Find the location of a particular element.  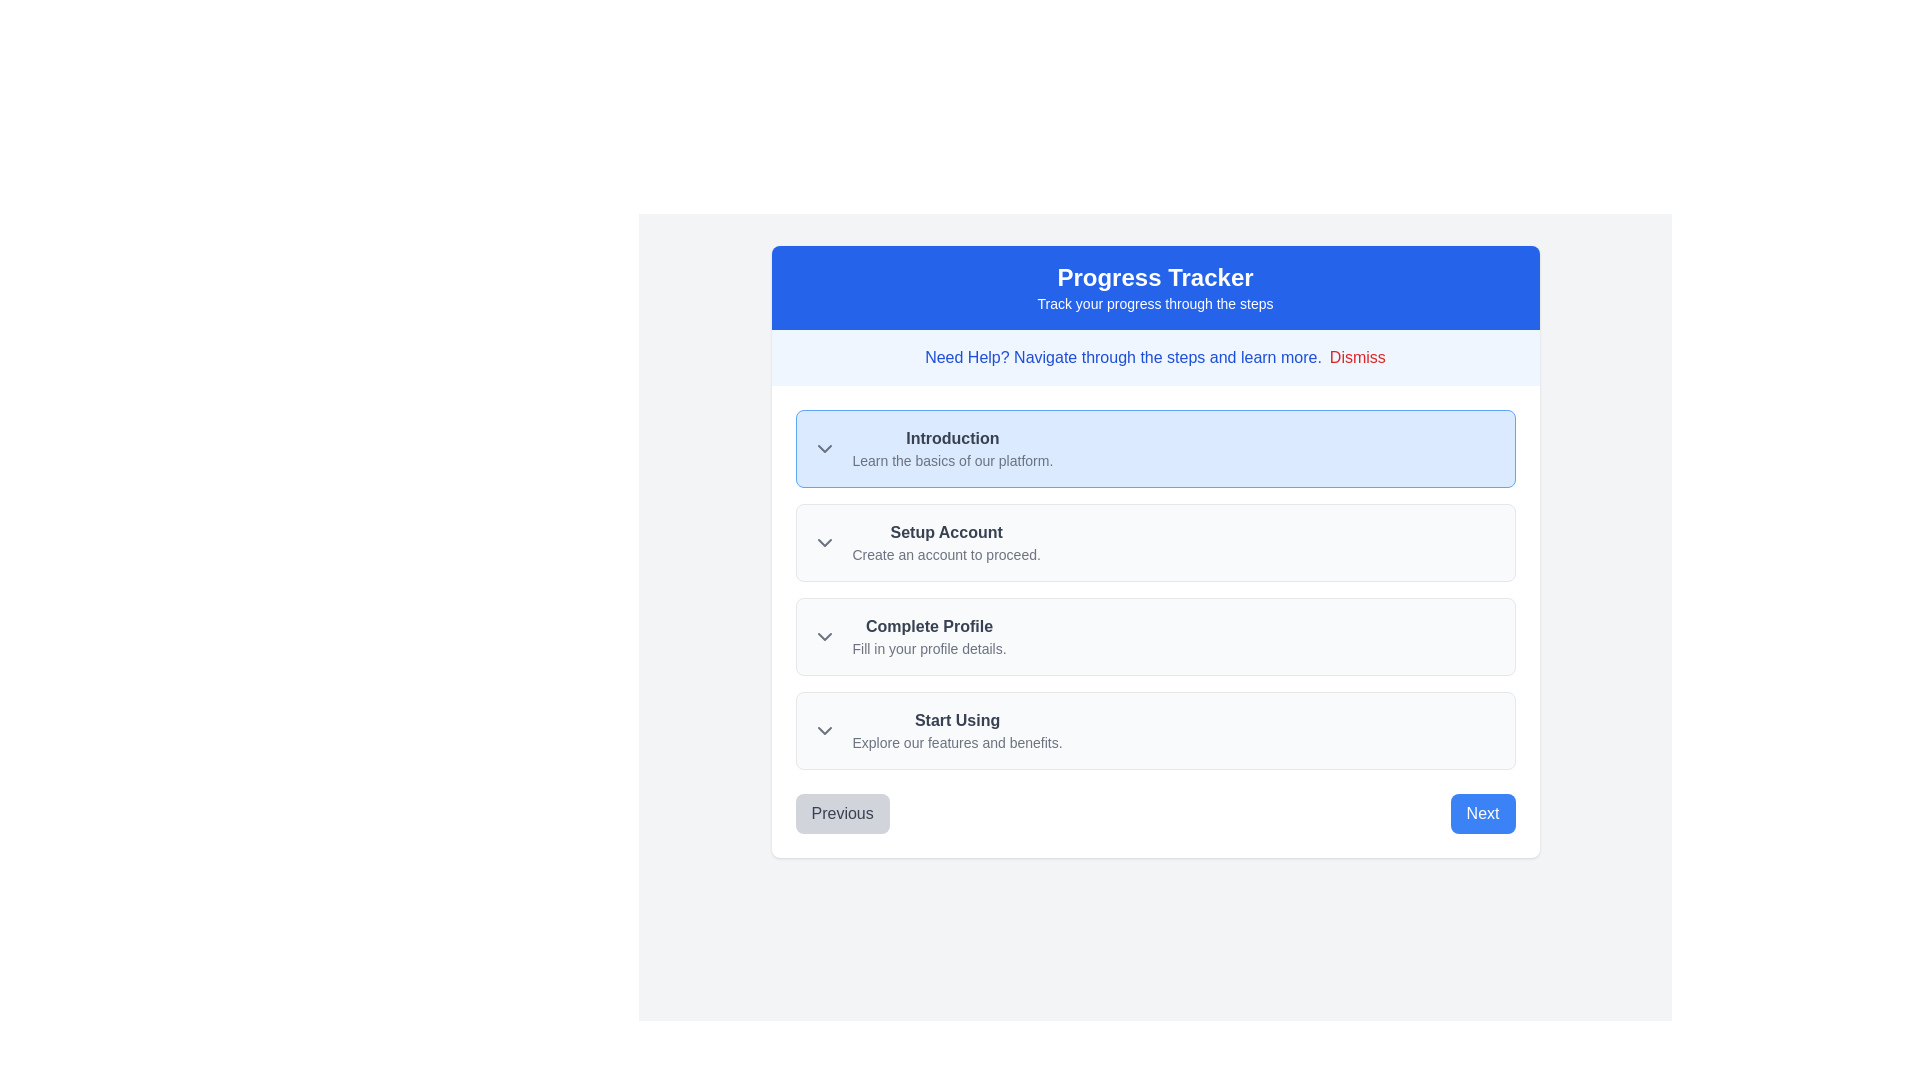

the title label for the first step in the progress tracker, which summarizes further details about the step and is positioned above the text 'Learn the basics of our platform.' is located at coordinates (951, 438).